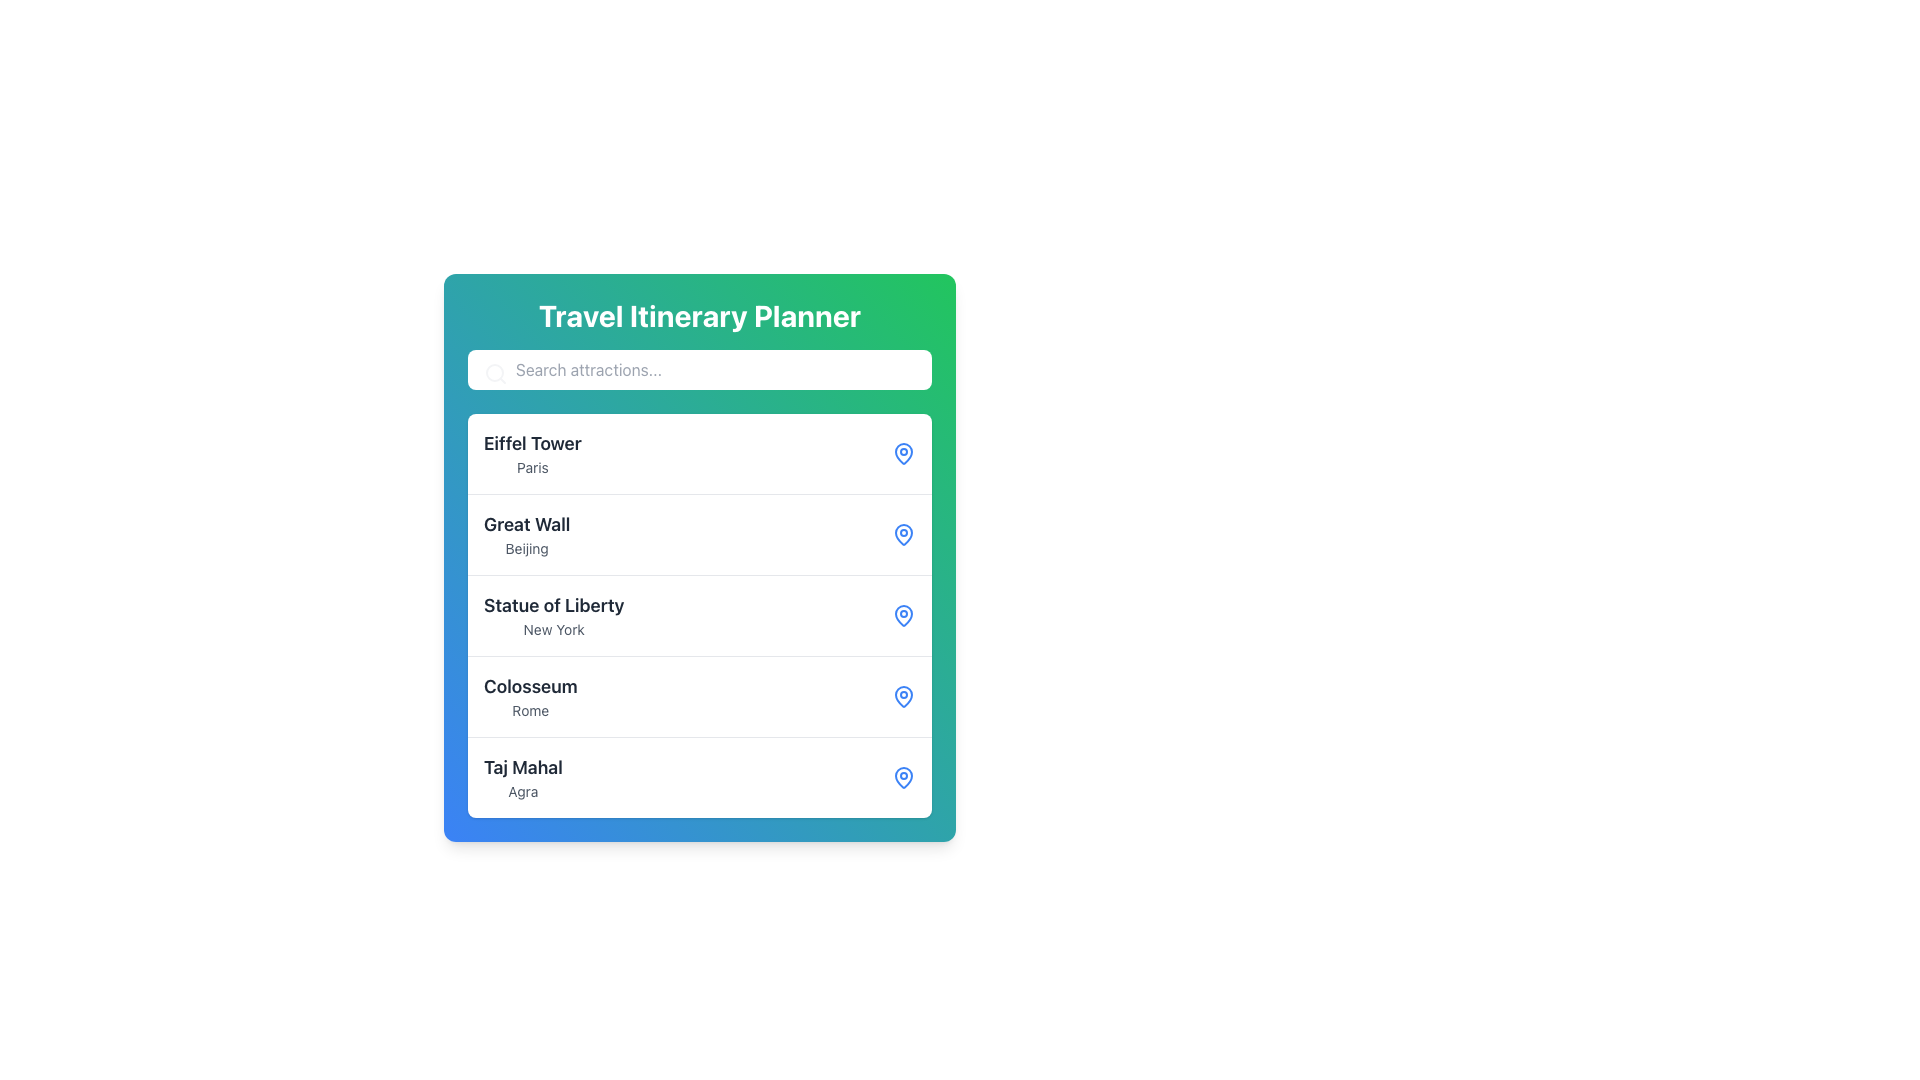 This screenshot has width=1920, height=1080. What do you see at coordinates (523, 777) in the screenshot?
I see `the list item with the name 'Taj Mahal' and location 'Agra'` at bounding box center [523, 777].